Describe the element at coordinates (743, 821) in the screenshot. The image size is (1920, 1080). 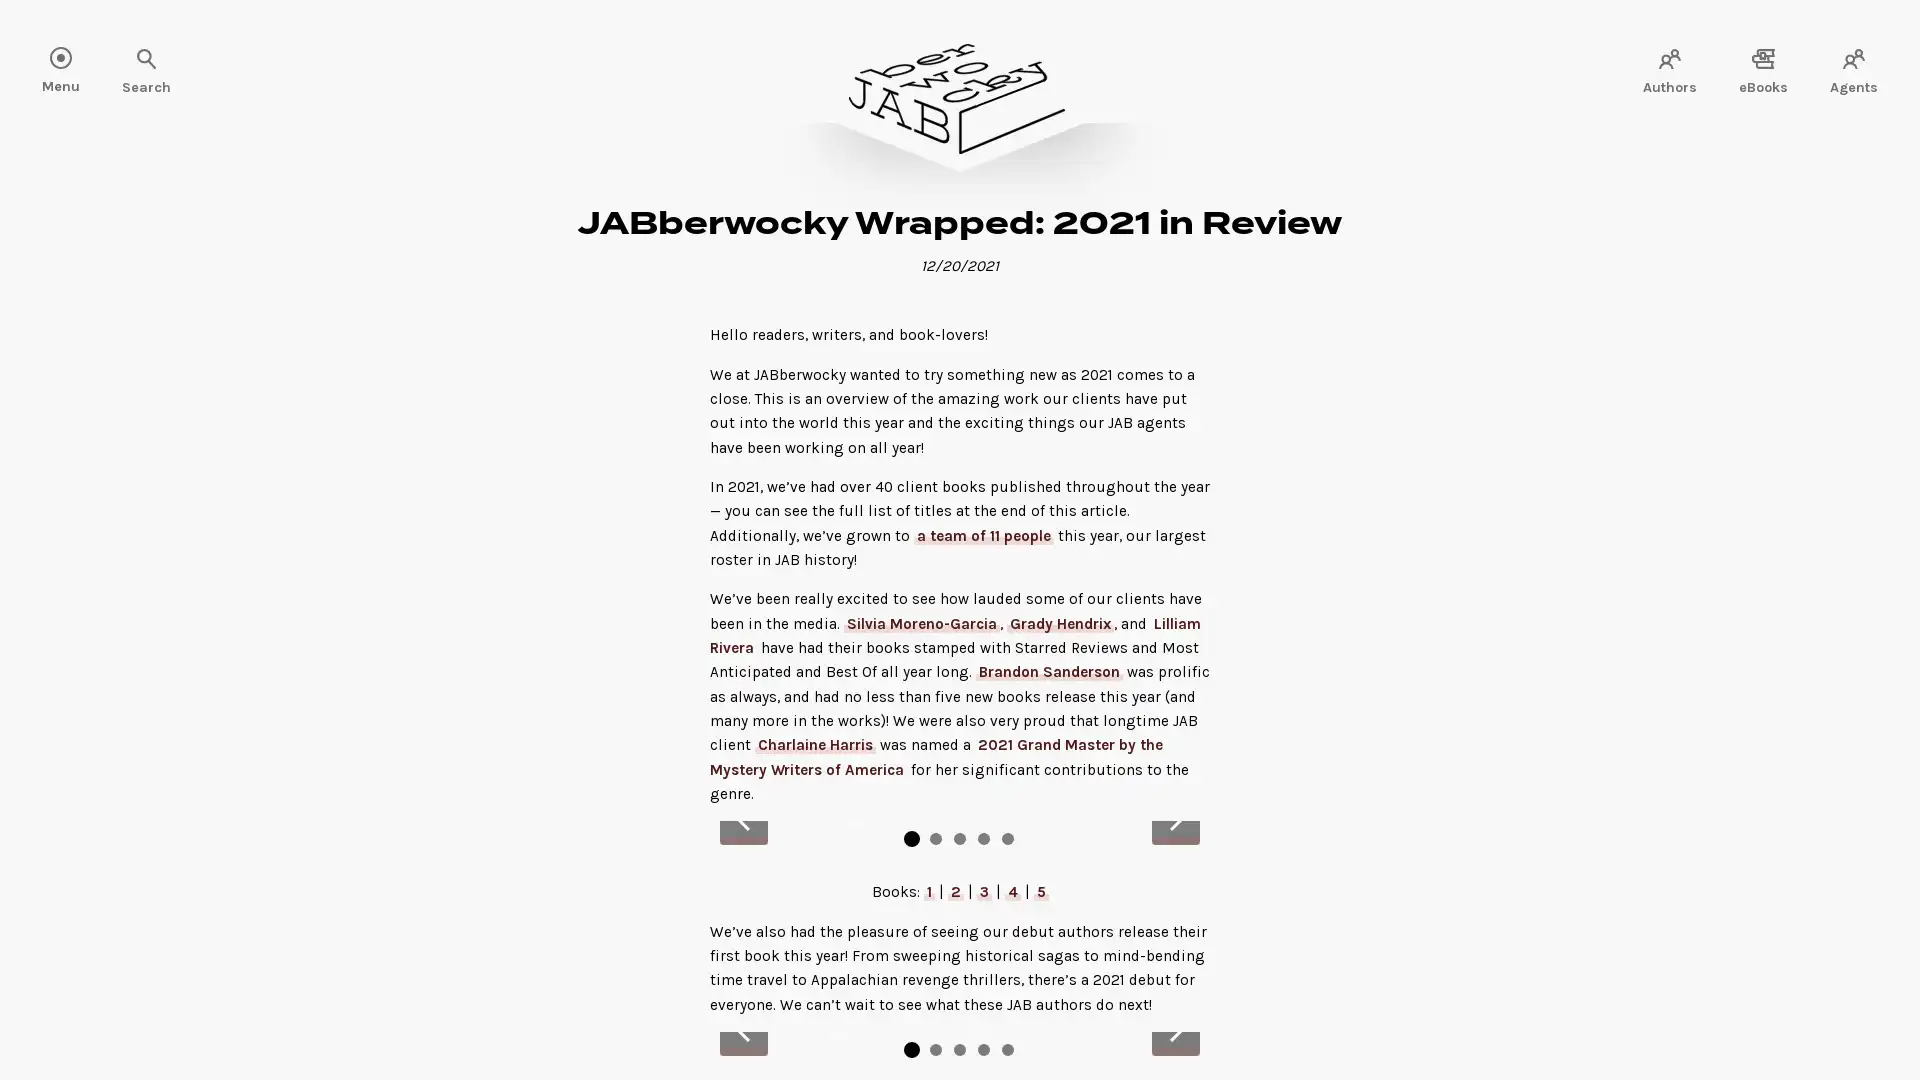
I see `Previous slide` at that location.